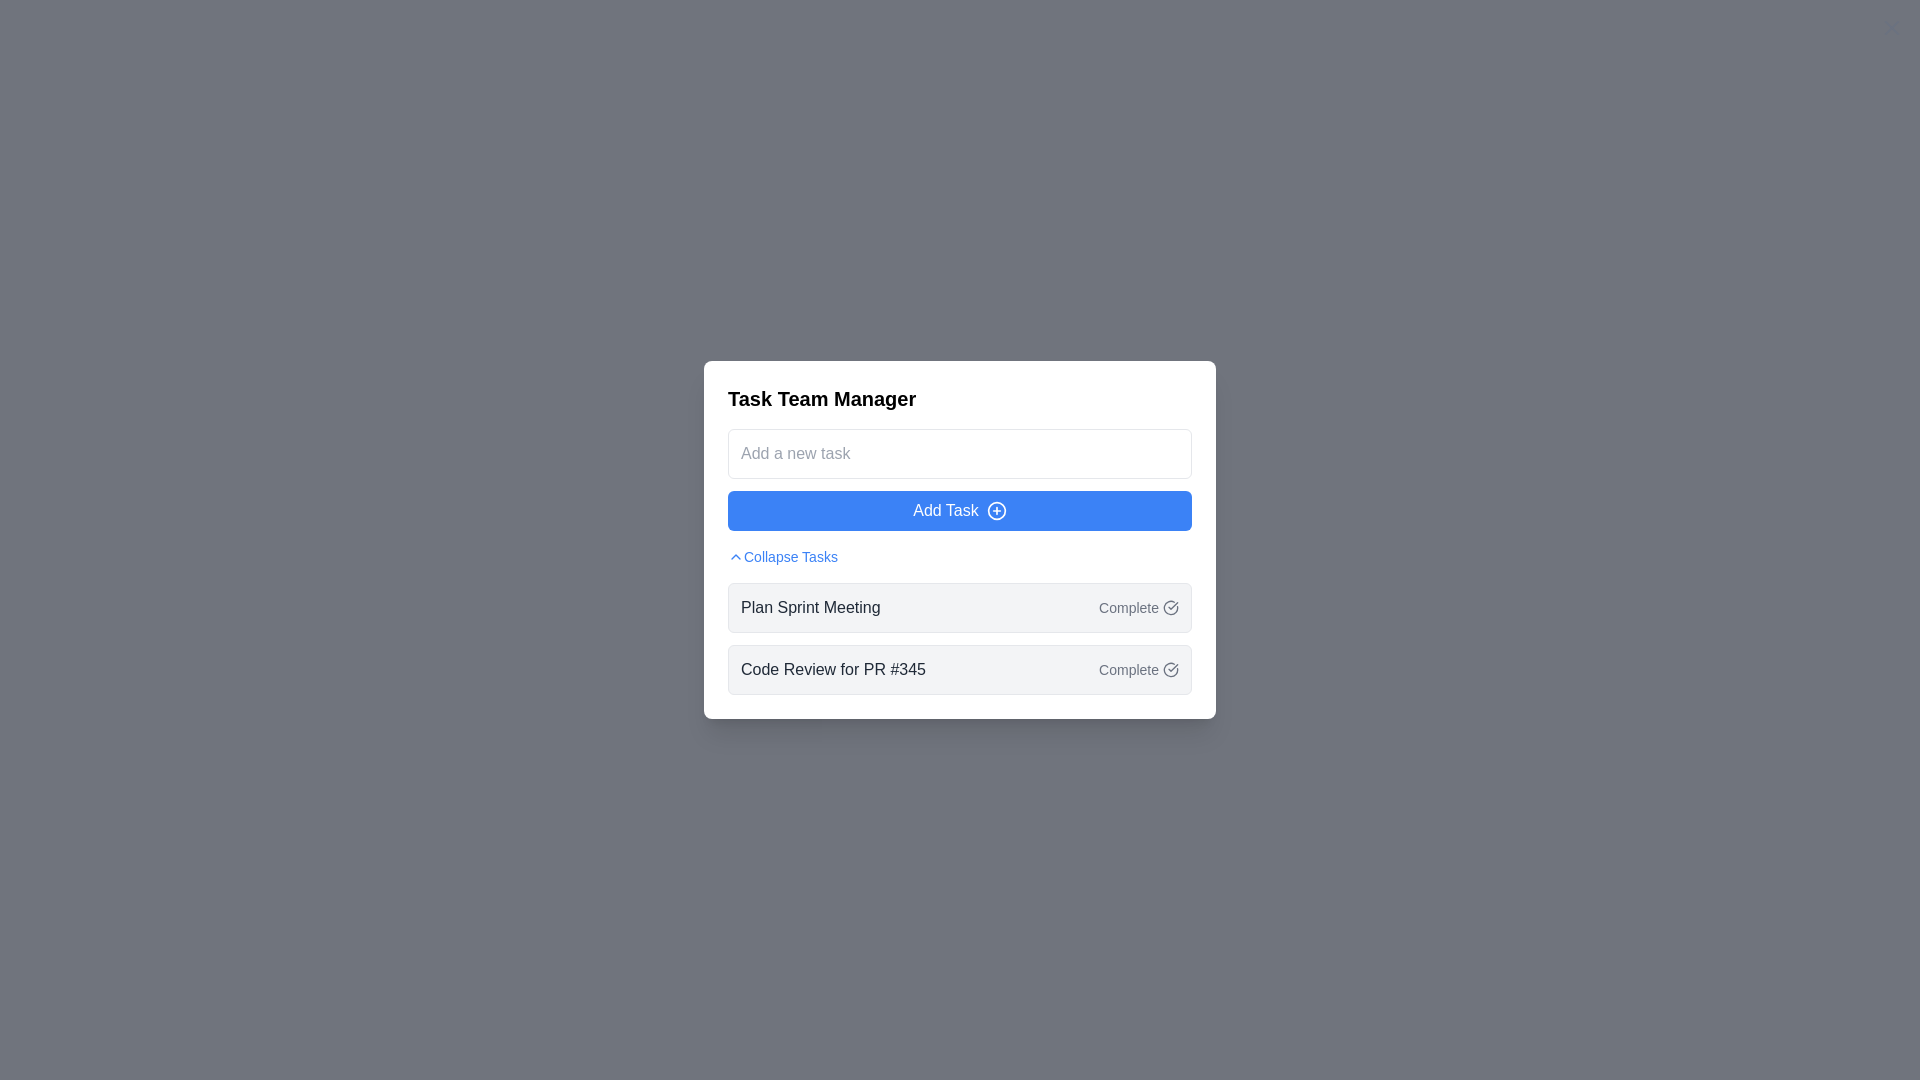  Describe the element at coordinates (996, 509) in the screenshot. I see `SVG circle that is part of the 'Add Task' button, which visually indicates the action of adding a new task, for debugging purposes` at that location.